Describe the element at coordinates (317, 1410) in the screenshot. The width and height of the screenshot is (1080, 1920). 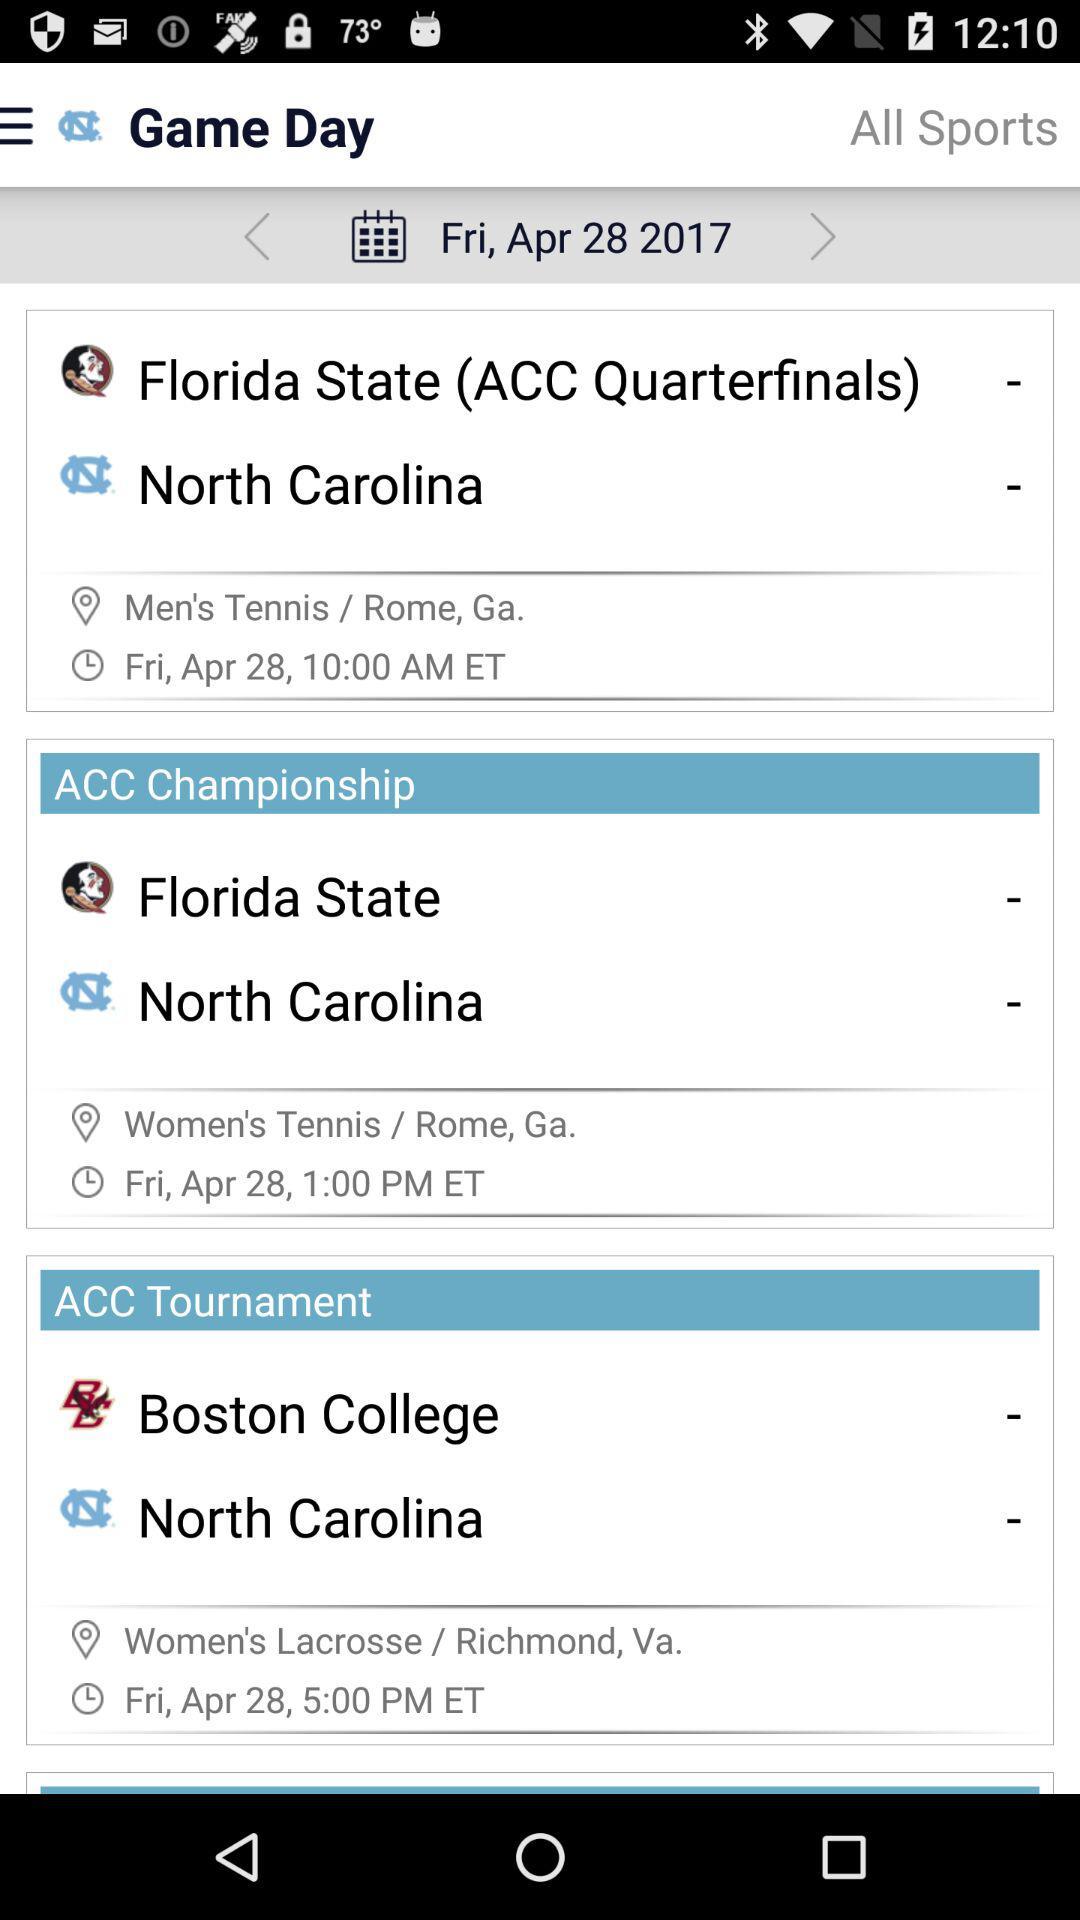
I see `icon below the acc tournament` at that location.